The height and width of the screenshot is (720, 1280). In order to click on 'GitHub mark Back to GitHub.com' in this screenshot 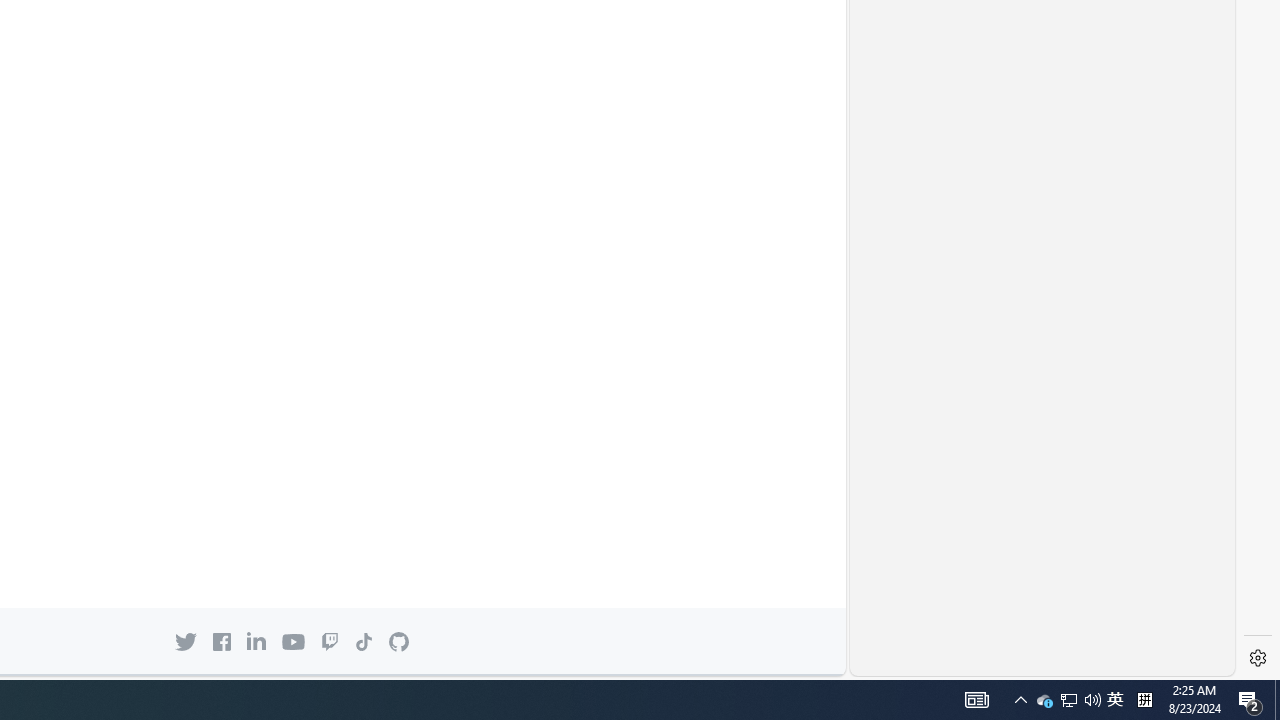, I will do `click(399, 642)`.